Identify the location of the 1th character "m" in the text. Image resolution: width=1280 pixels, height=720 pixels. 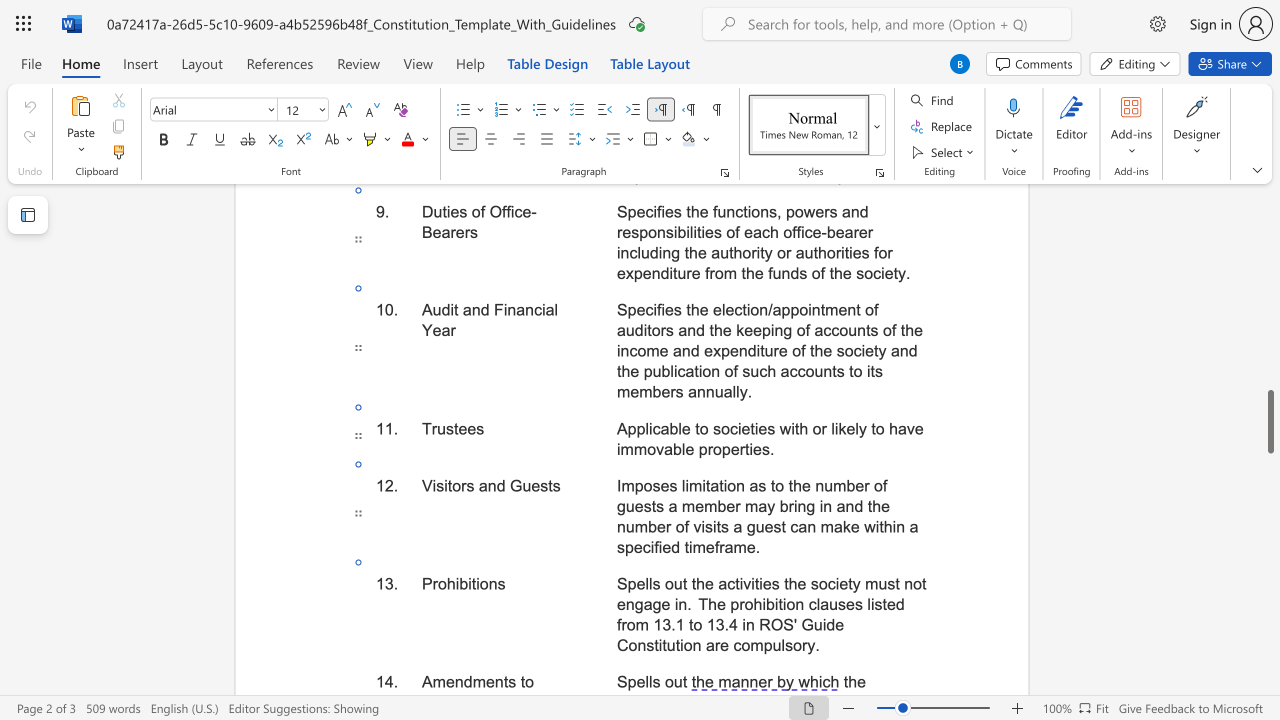
(627, 486).